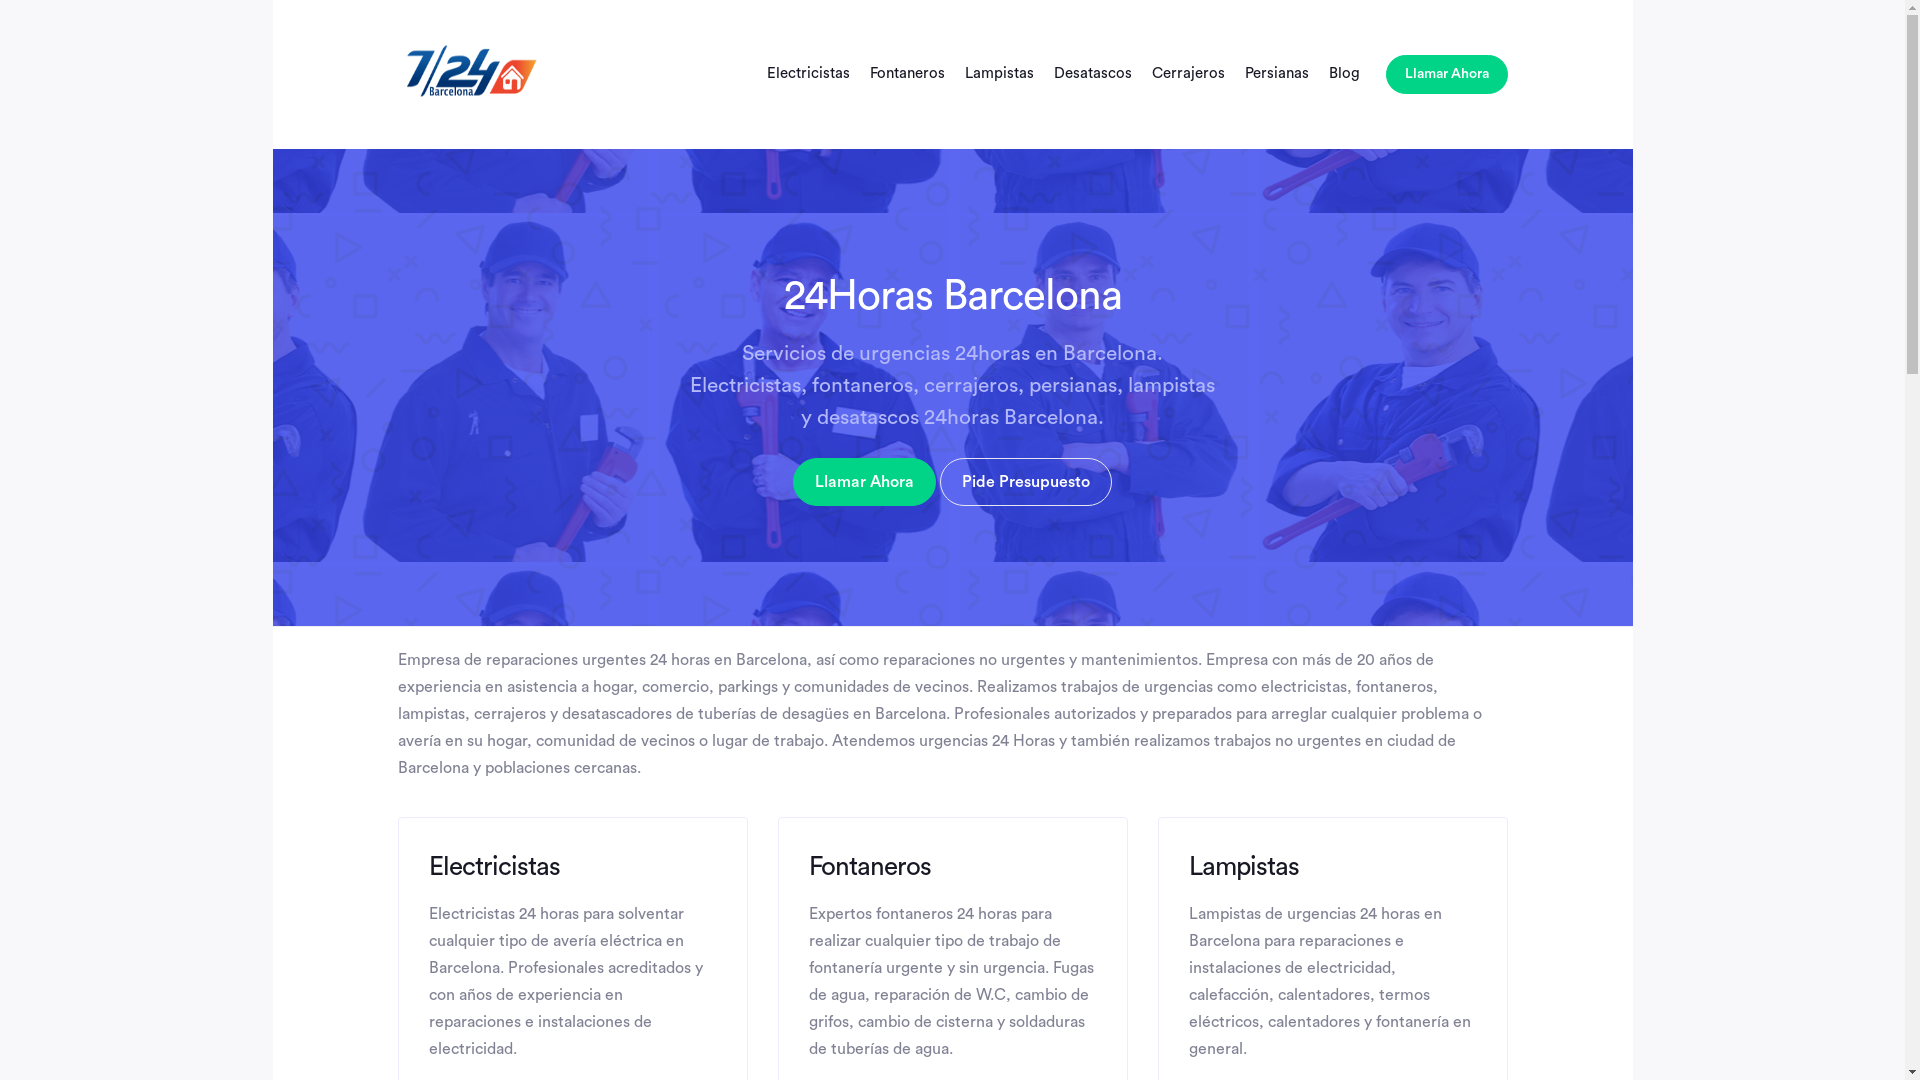 Image resolution: width=1920 pixels, height=1080 pixels. Describe the element at coordinates (1026, 482) in the screenshot. I see `'Pide Presupuesto'` at that location.